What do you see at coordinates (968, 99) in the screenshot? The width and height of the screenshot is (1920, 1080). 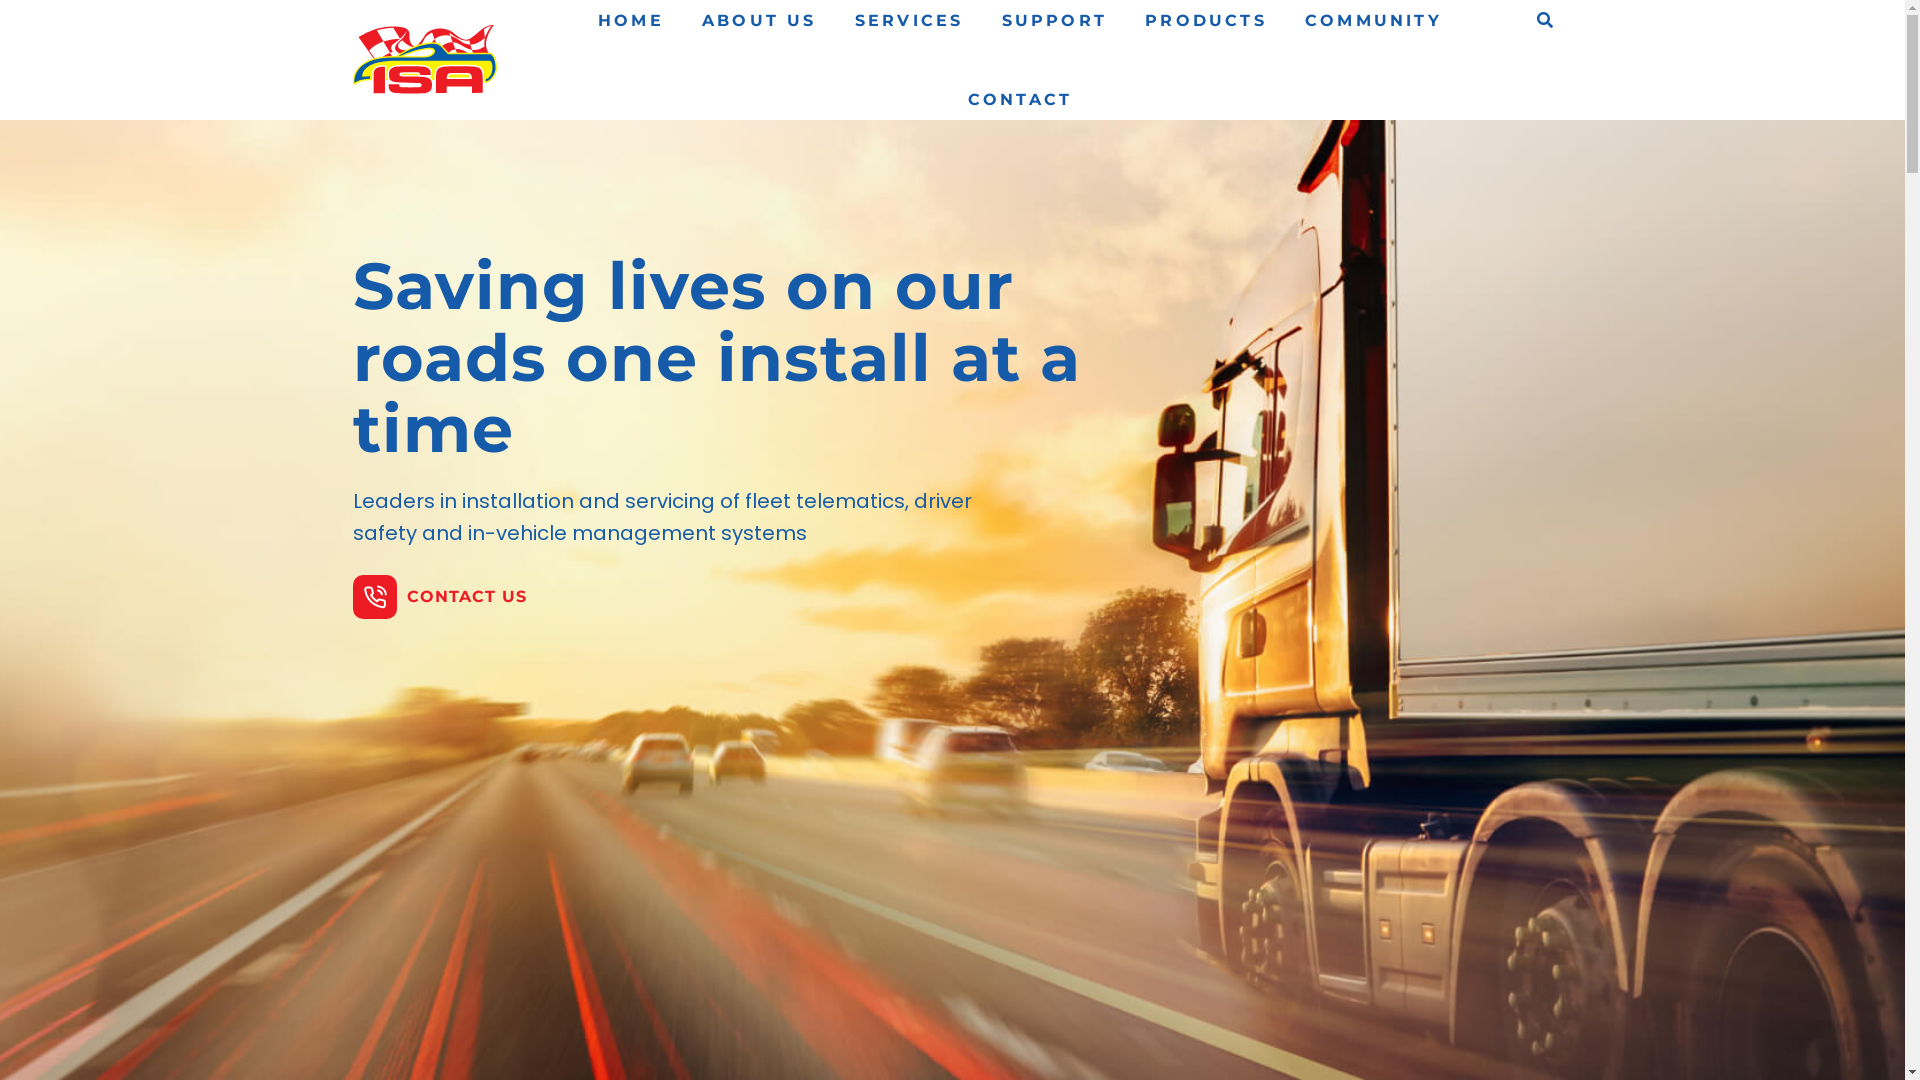 I see `'CONTACT'` at bounding box center [968, 99].